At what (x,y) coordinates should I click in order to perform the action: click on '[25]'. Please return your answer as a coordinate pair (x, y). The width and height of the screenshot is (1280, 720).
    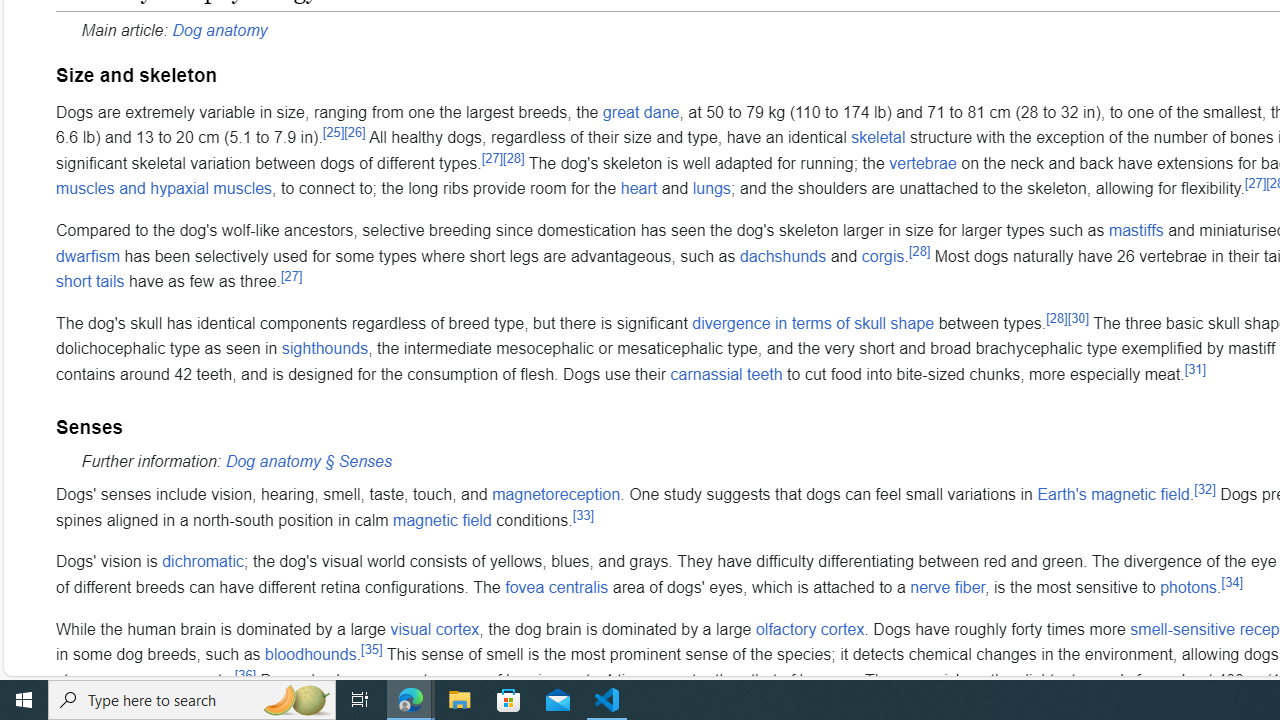
    Looking at the image, I should click on (334, 131).